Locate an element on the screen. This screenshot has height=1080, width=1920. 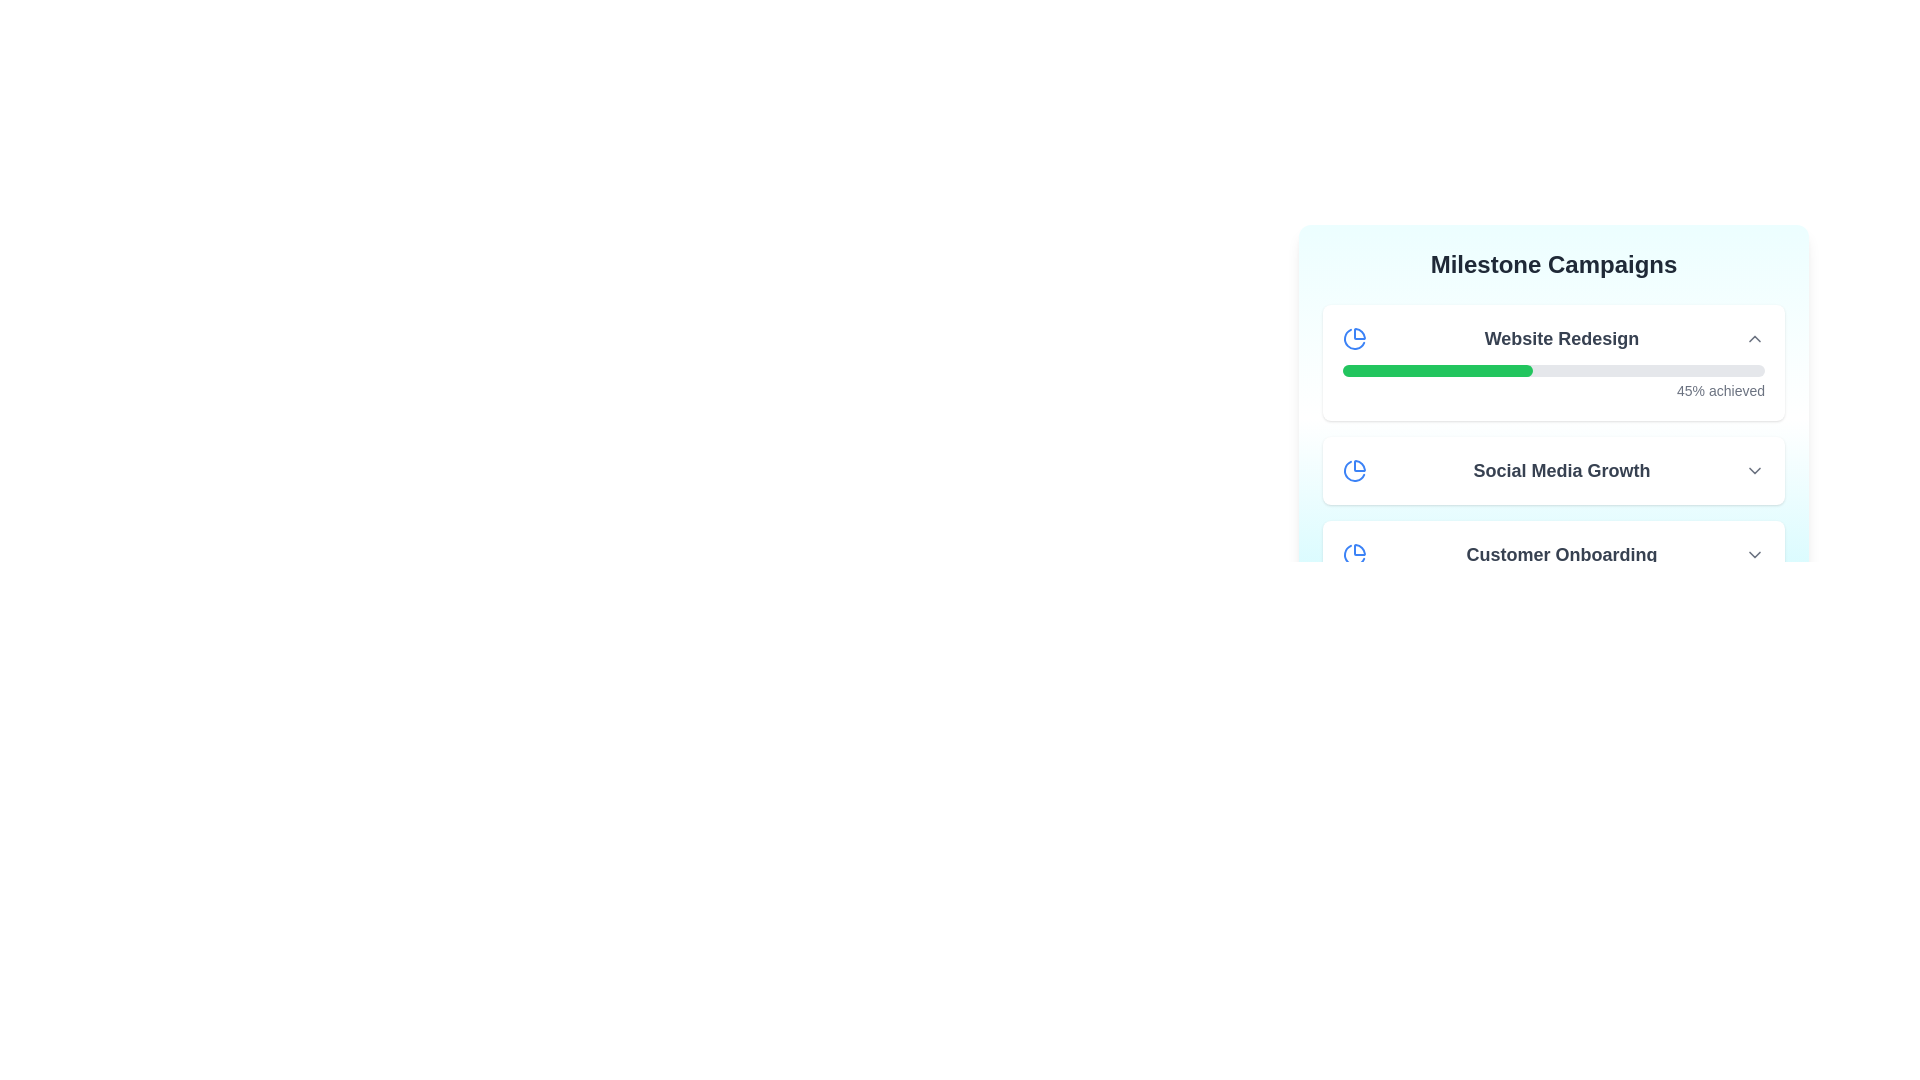
the 'Social Media Growth' list item, which features a blue outlined pie chart icon followed by bold gray text and a downward chevron is located at coordinates (1553, 470).